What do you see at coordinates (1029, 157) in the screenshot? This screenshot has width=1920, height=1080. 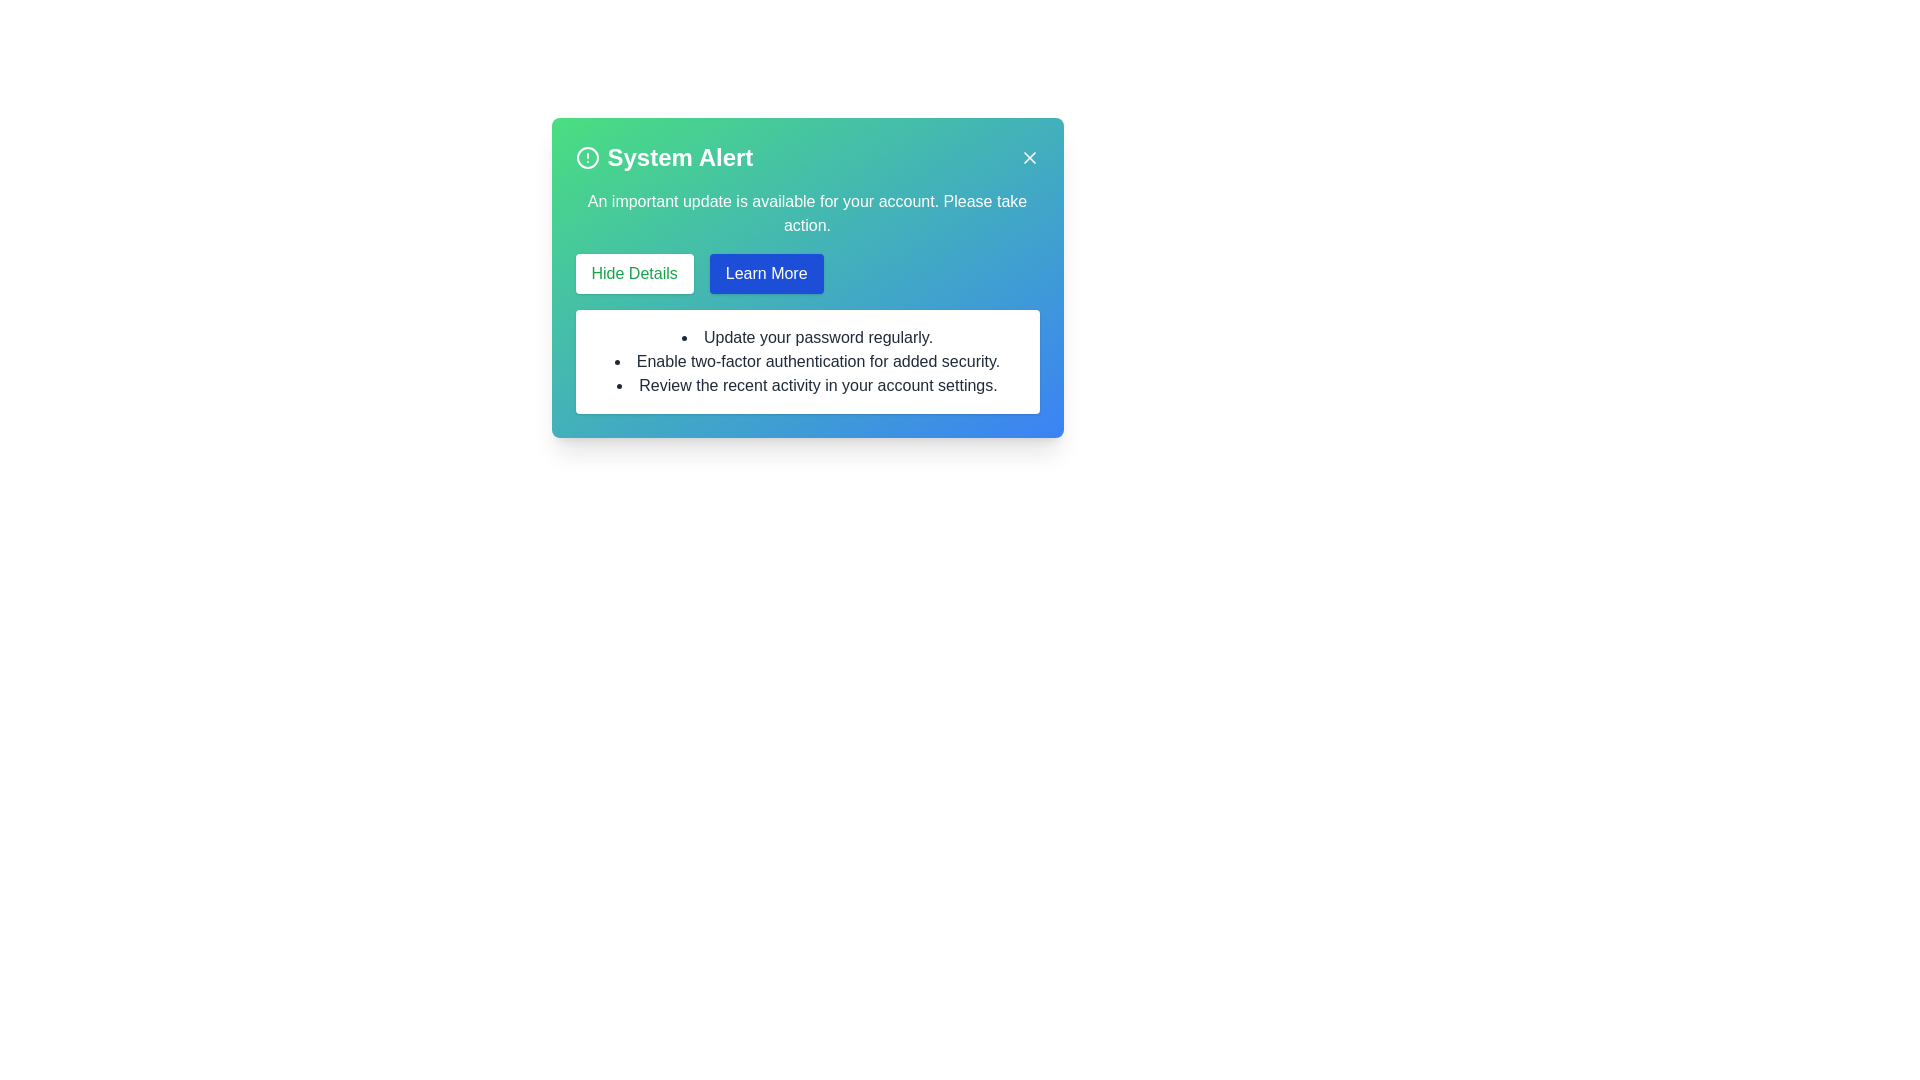 I see `the close icon button located at the top-right corner of the 'System Alert' dialog box` at bounding box center [1029, 157].